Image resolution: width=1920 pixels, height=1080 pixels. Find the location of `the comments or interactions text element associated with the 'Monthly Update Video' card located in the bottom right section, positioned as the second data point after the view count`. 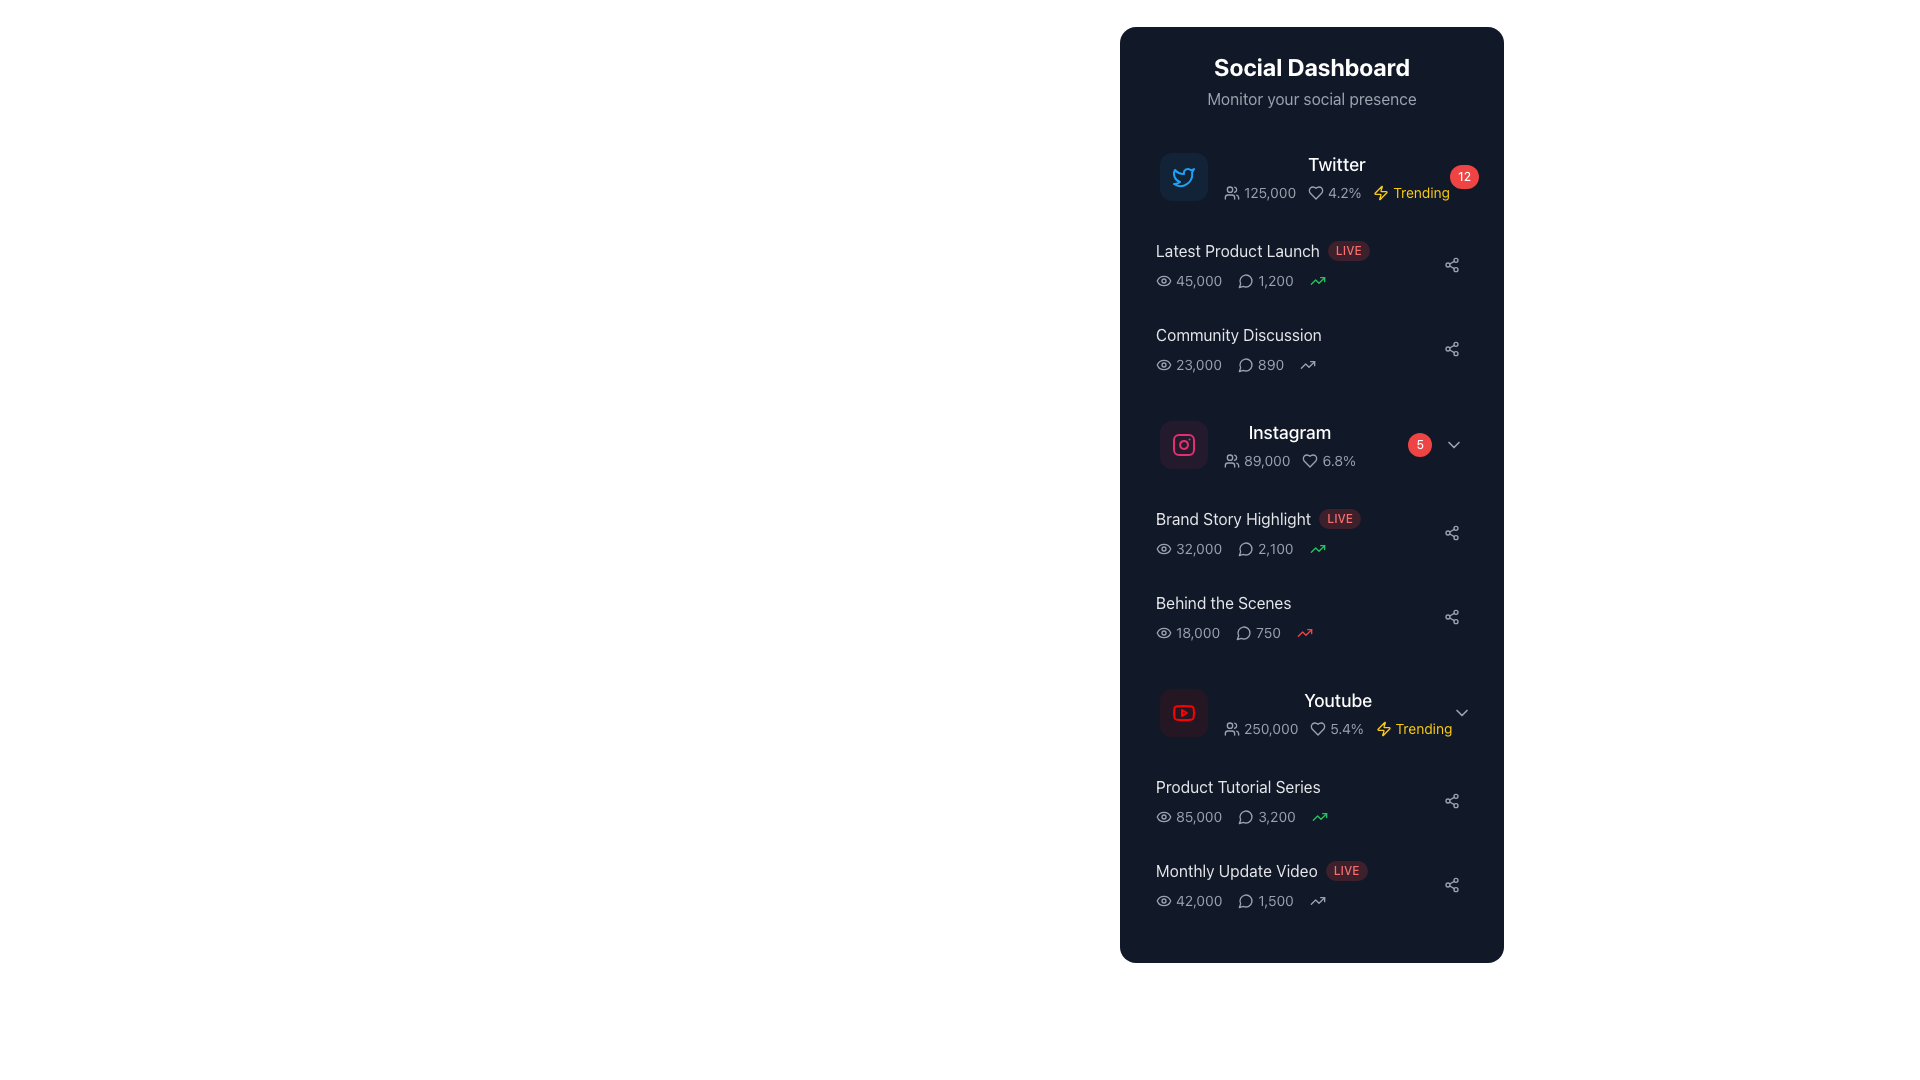

the comments or interactions text element associated with the 'Monthly Update Video' card located in the bottom right section, positioned as the second data point after the view count is located at coordinates (1265, 901).